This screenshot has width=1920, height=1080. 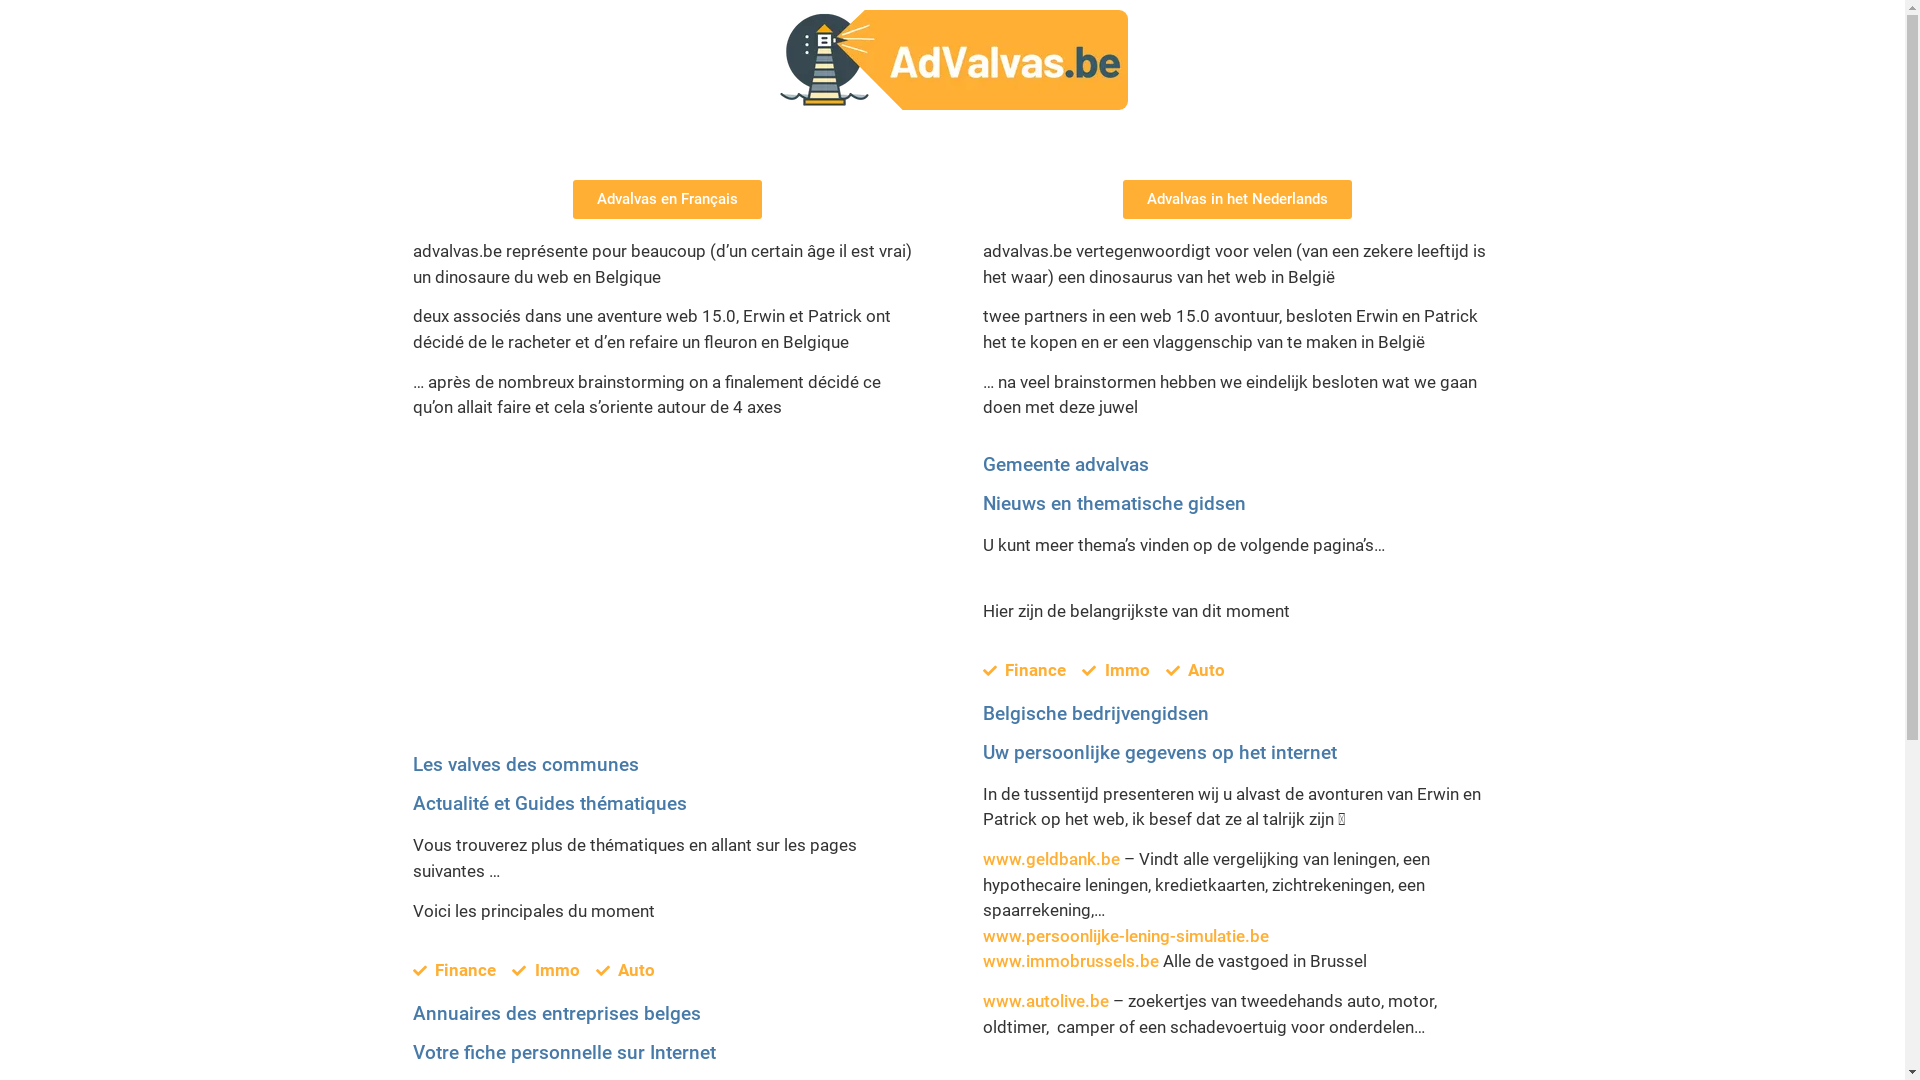 I want to click on 'Immo', so click(x=546, y=970).